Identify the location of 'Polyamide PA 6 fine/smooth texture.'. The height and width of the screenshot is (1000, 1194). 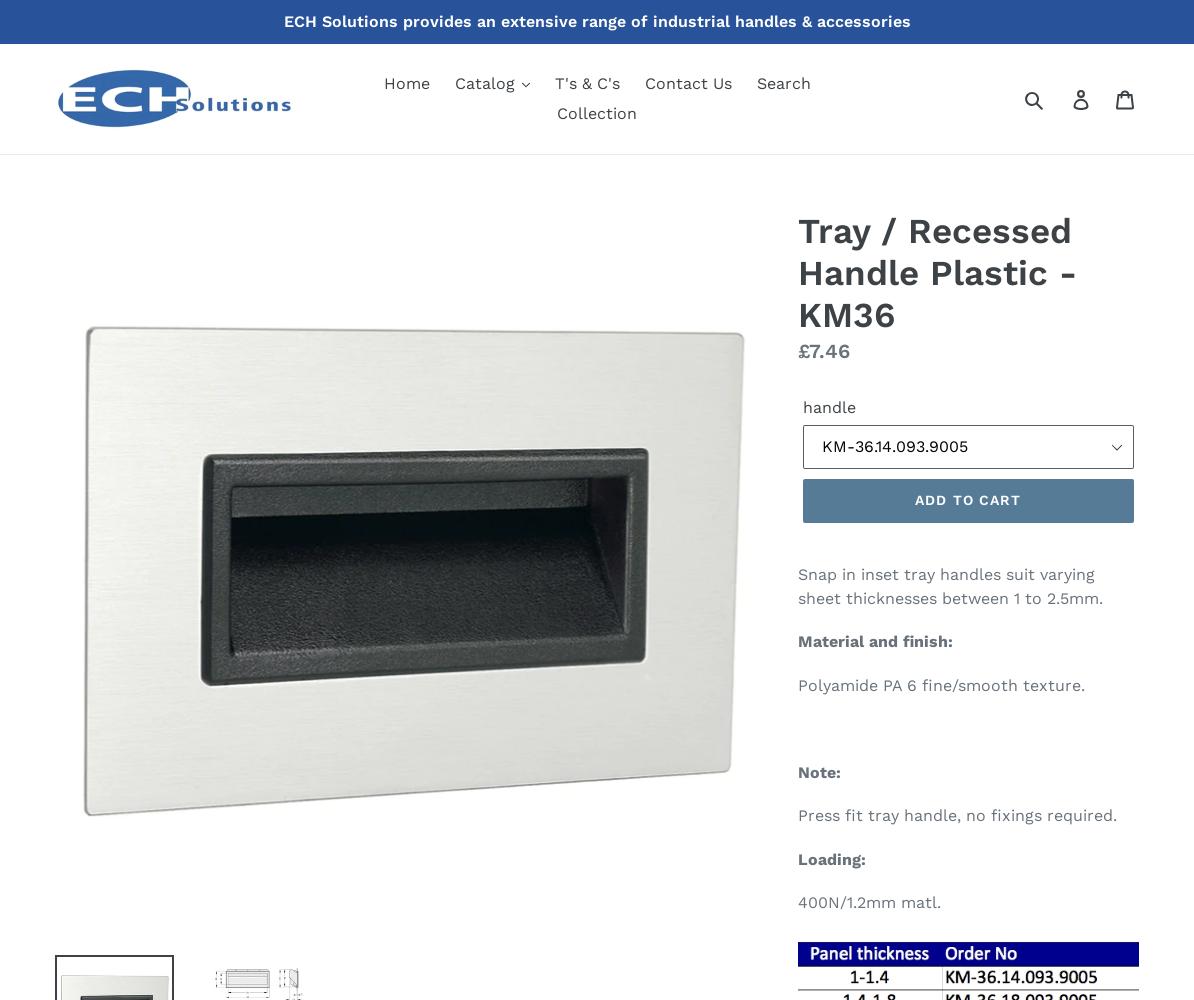
(939, 684).